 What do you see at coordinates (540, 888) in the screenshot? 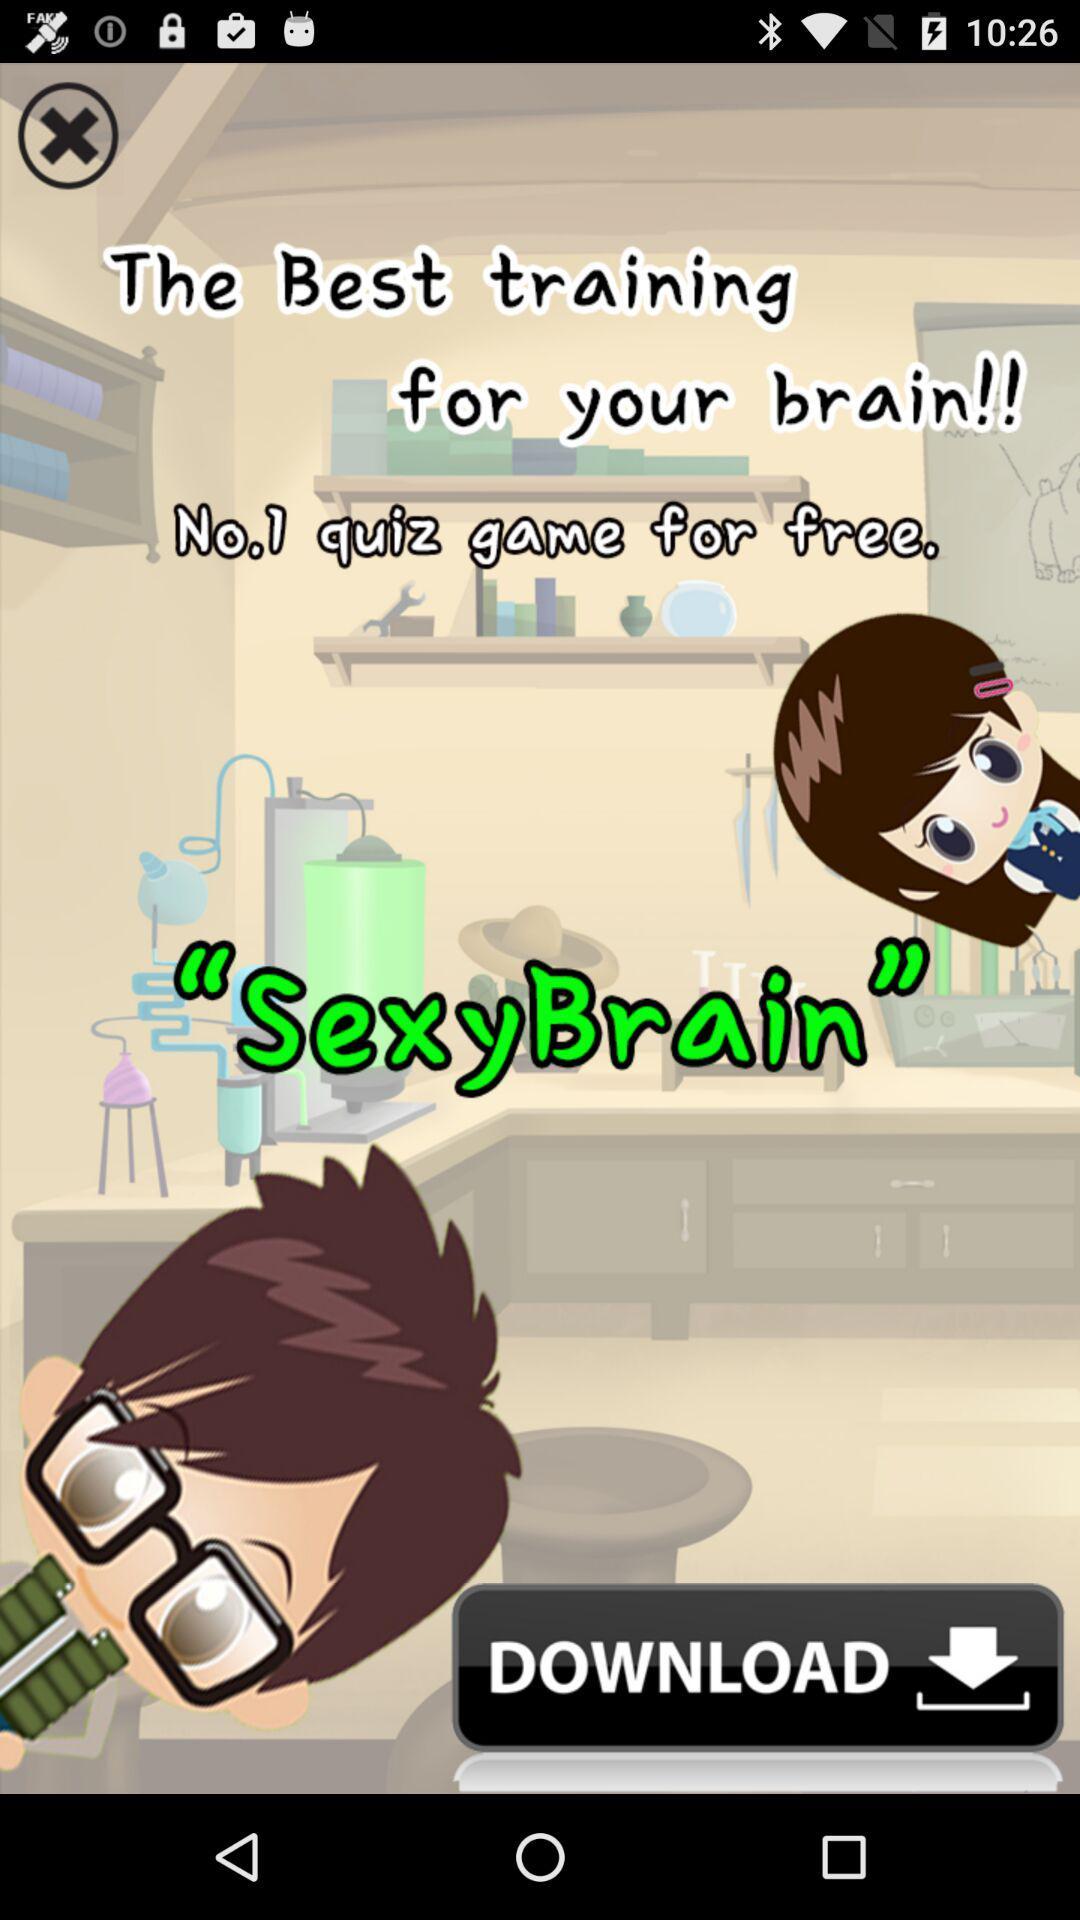
I see `the button at the center` at bounding box center [540, 888].